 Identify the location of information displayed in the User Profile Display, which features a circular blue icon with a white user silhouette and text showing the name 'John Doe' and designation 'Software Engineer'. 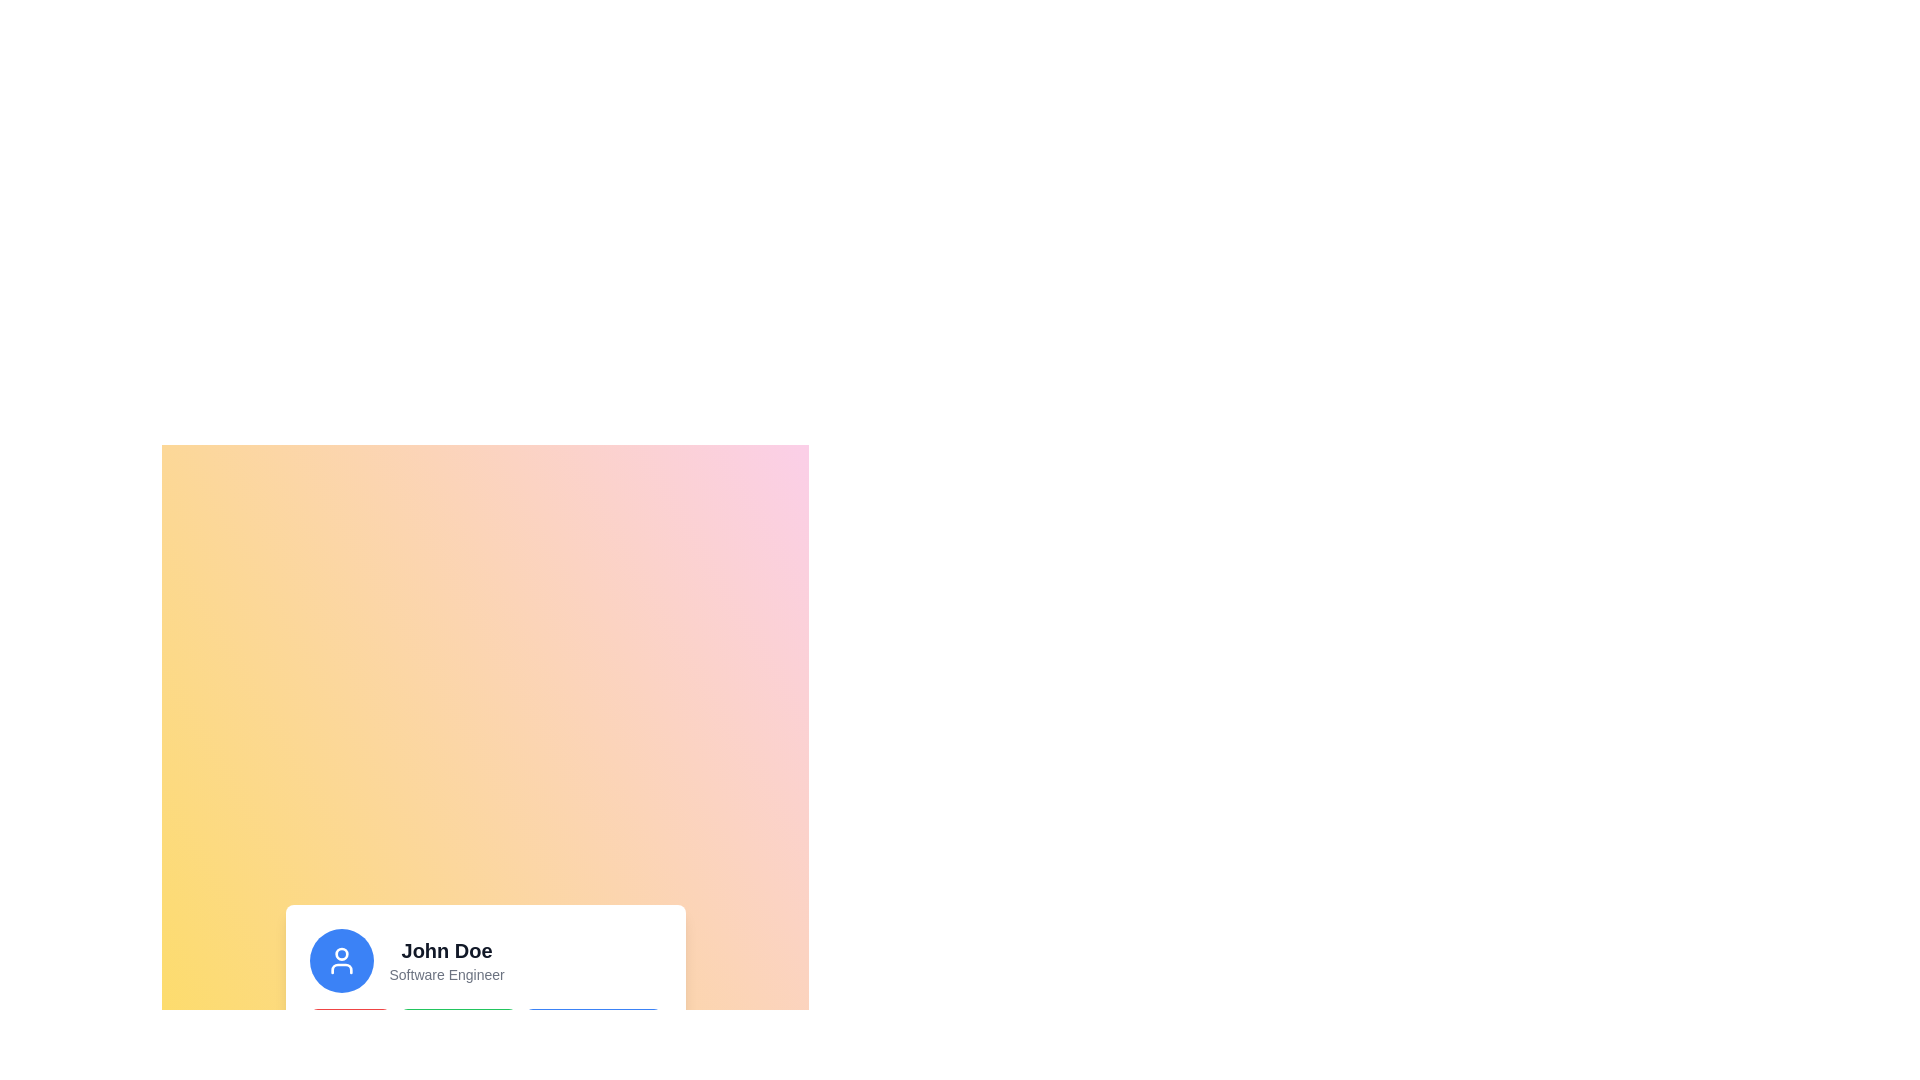
(485, 959).